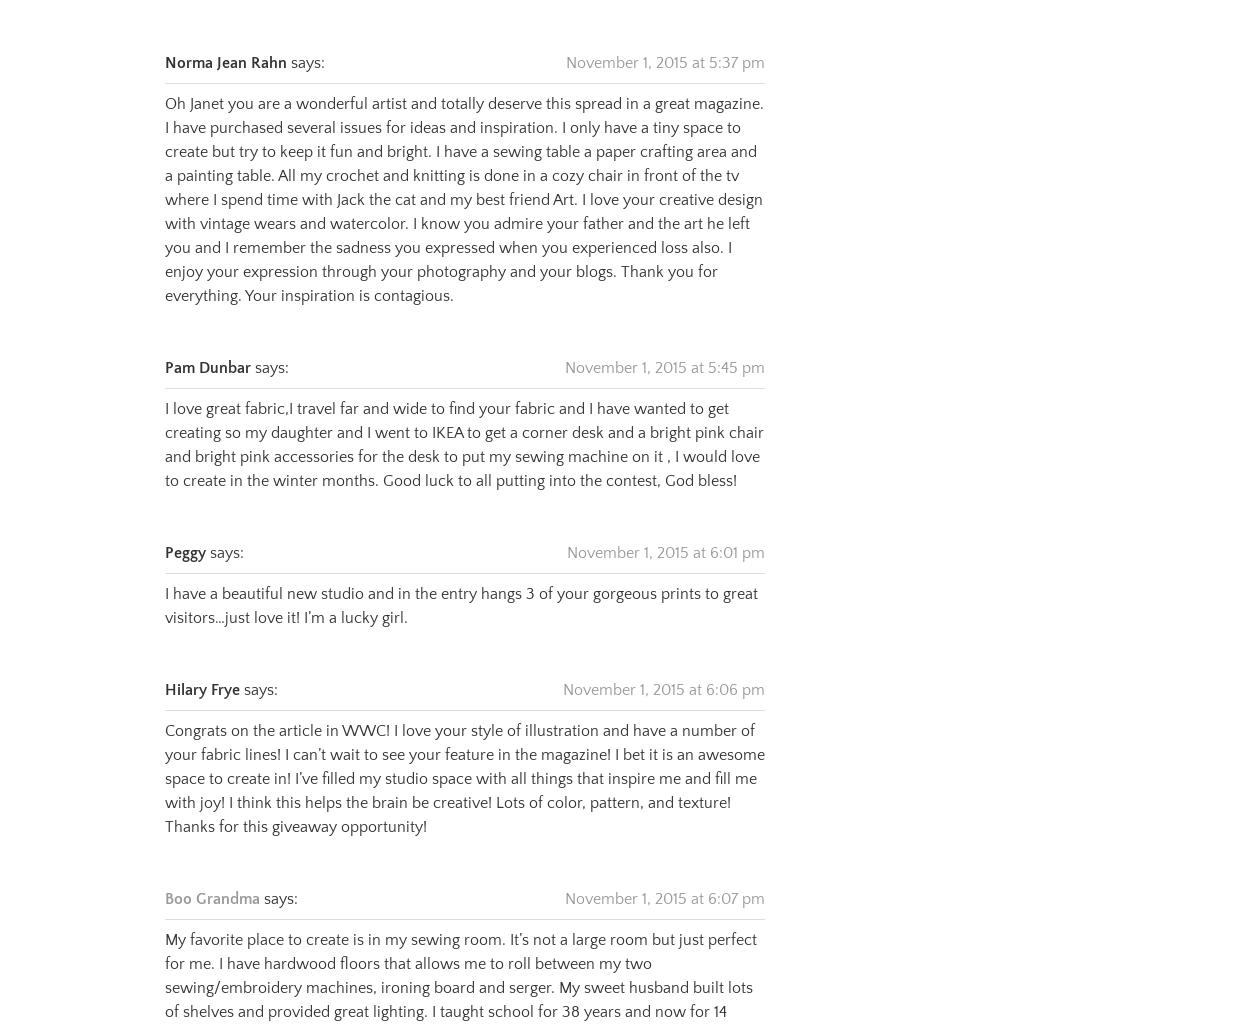  What do you see at coordinates (165, 174) in the screenshot?
I see `'Oh Janet you are a wonderful artist and totally deserve this spread in a great magazine.  I have purchased several issues for ideas and inspiration. I only have a tiny space to create but try to keep it fun and bright.  I have a sewing table a paper crafting area and a painting table. All my crochet and knitting is done in a cozy chair in front of the tv where I spend time with Jack the cat and my best friend Art. I love your creative design with vintage wears and watercolor.  I know you admire your father and the art he left you and I remember the sadness you expressed when you experienced loss also. I enjoy your expression through your photography and your blogs. Thank you for everything. Your inspiration is contagious.'` at bounding box center [165, 174].